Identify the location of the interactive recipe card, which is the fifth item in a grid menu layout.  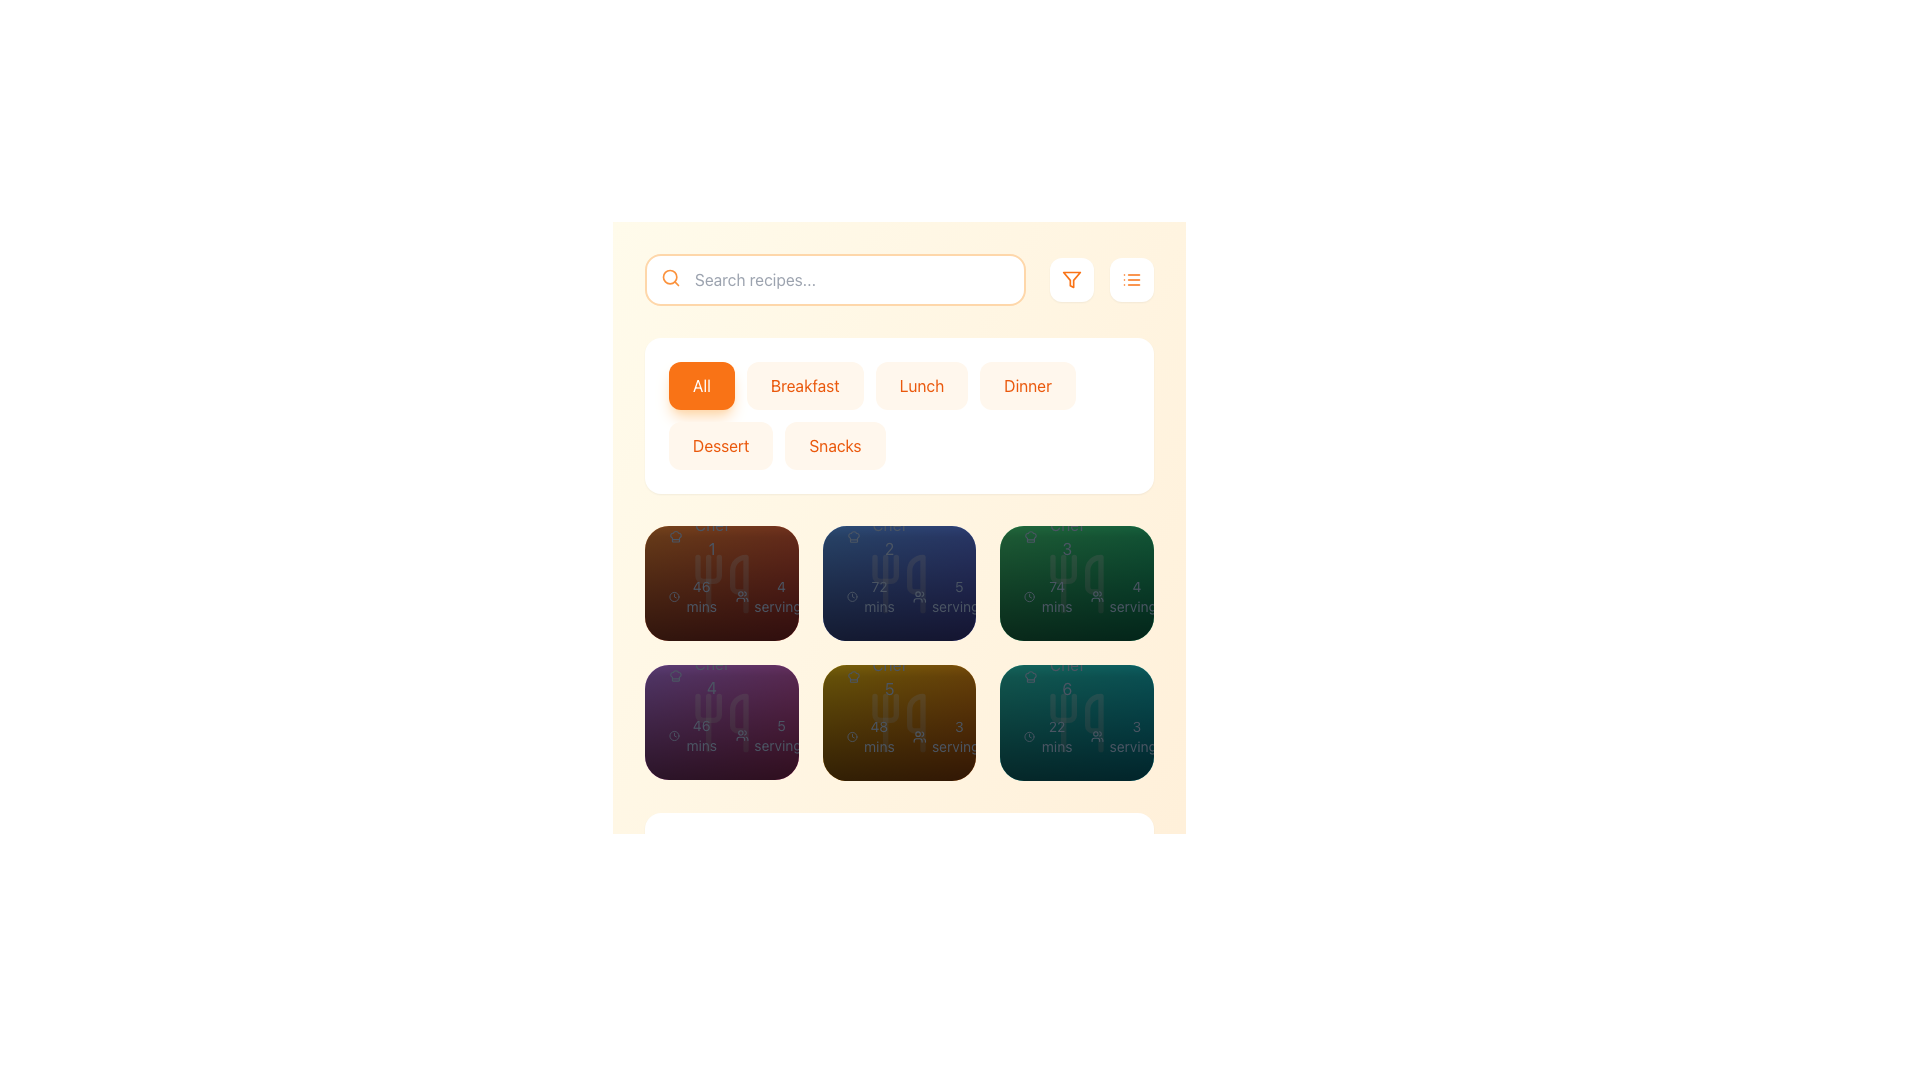
(898, 722).